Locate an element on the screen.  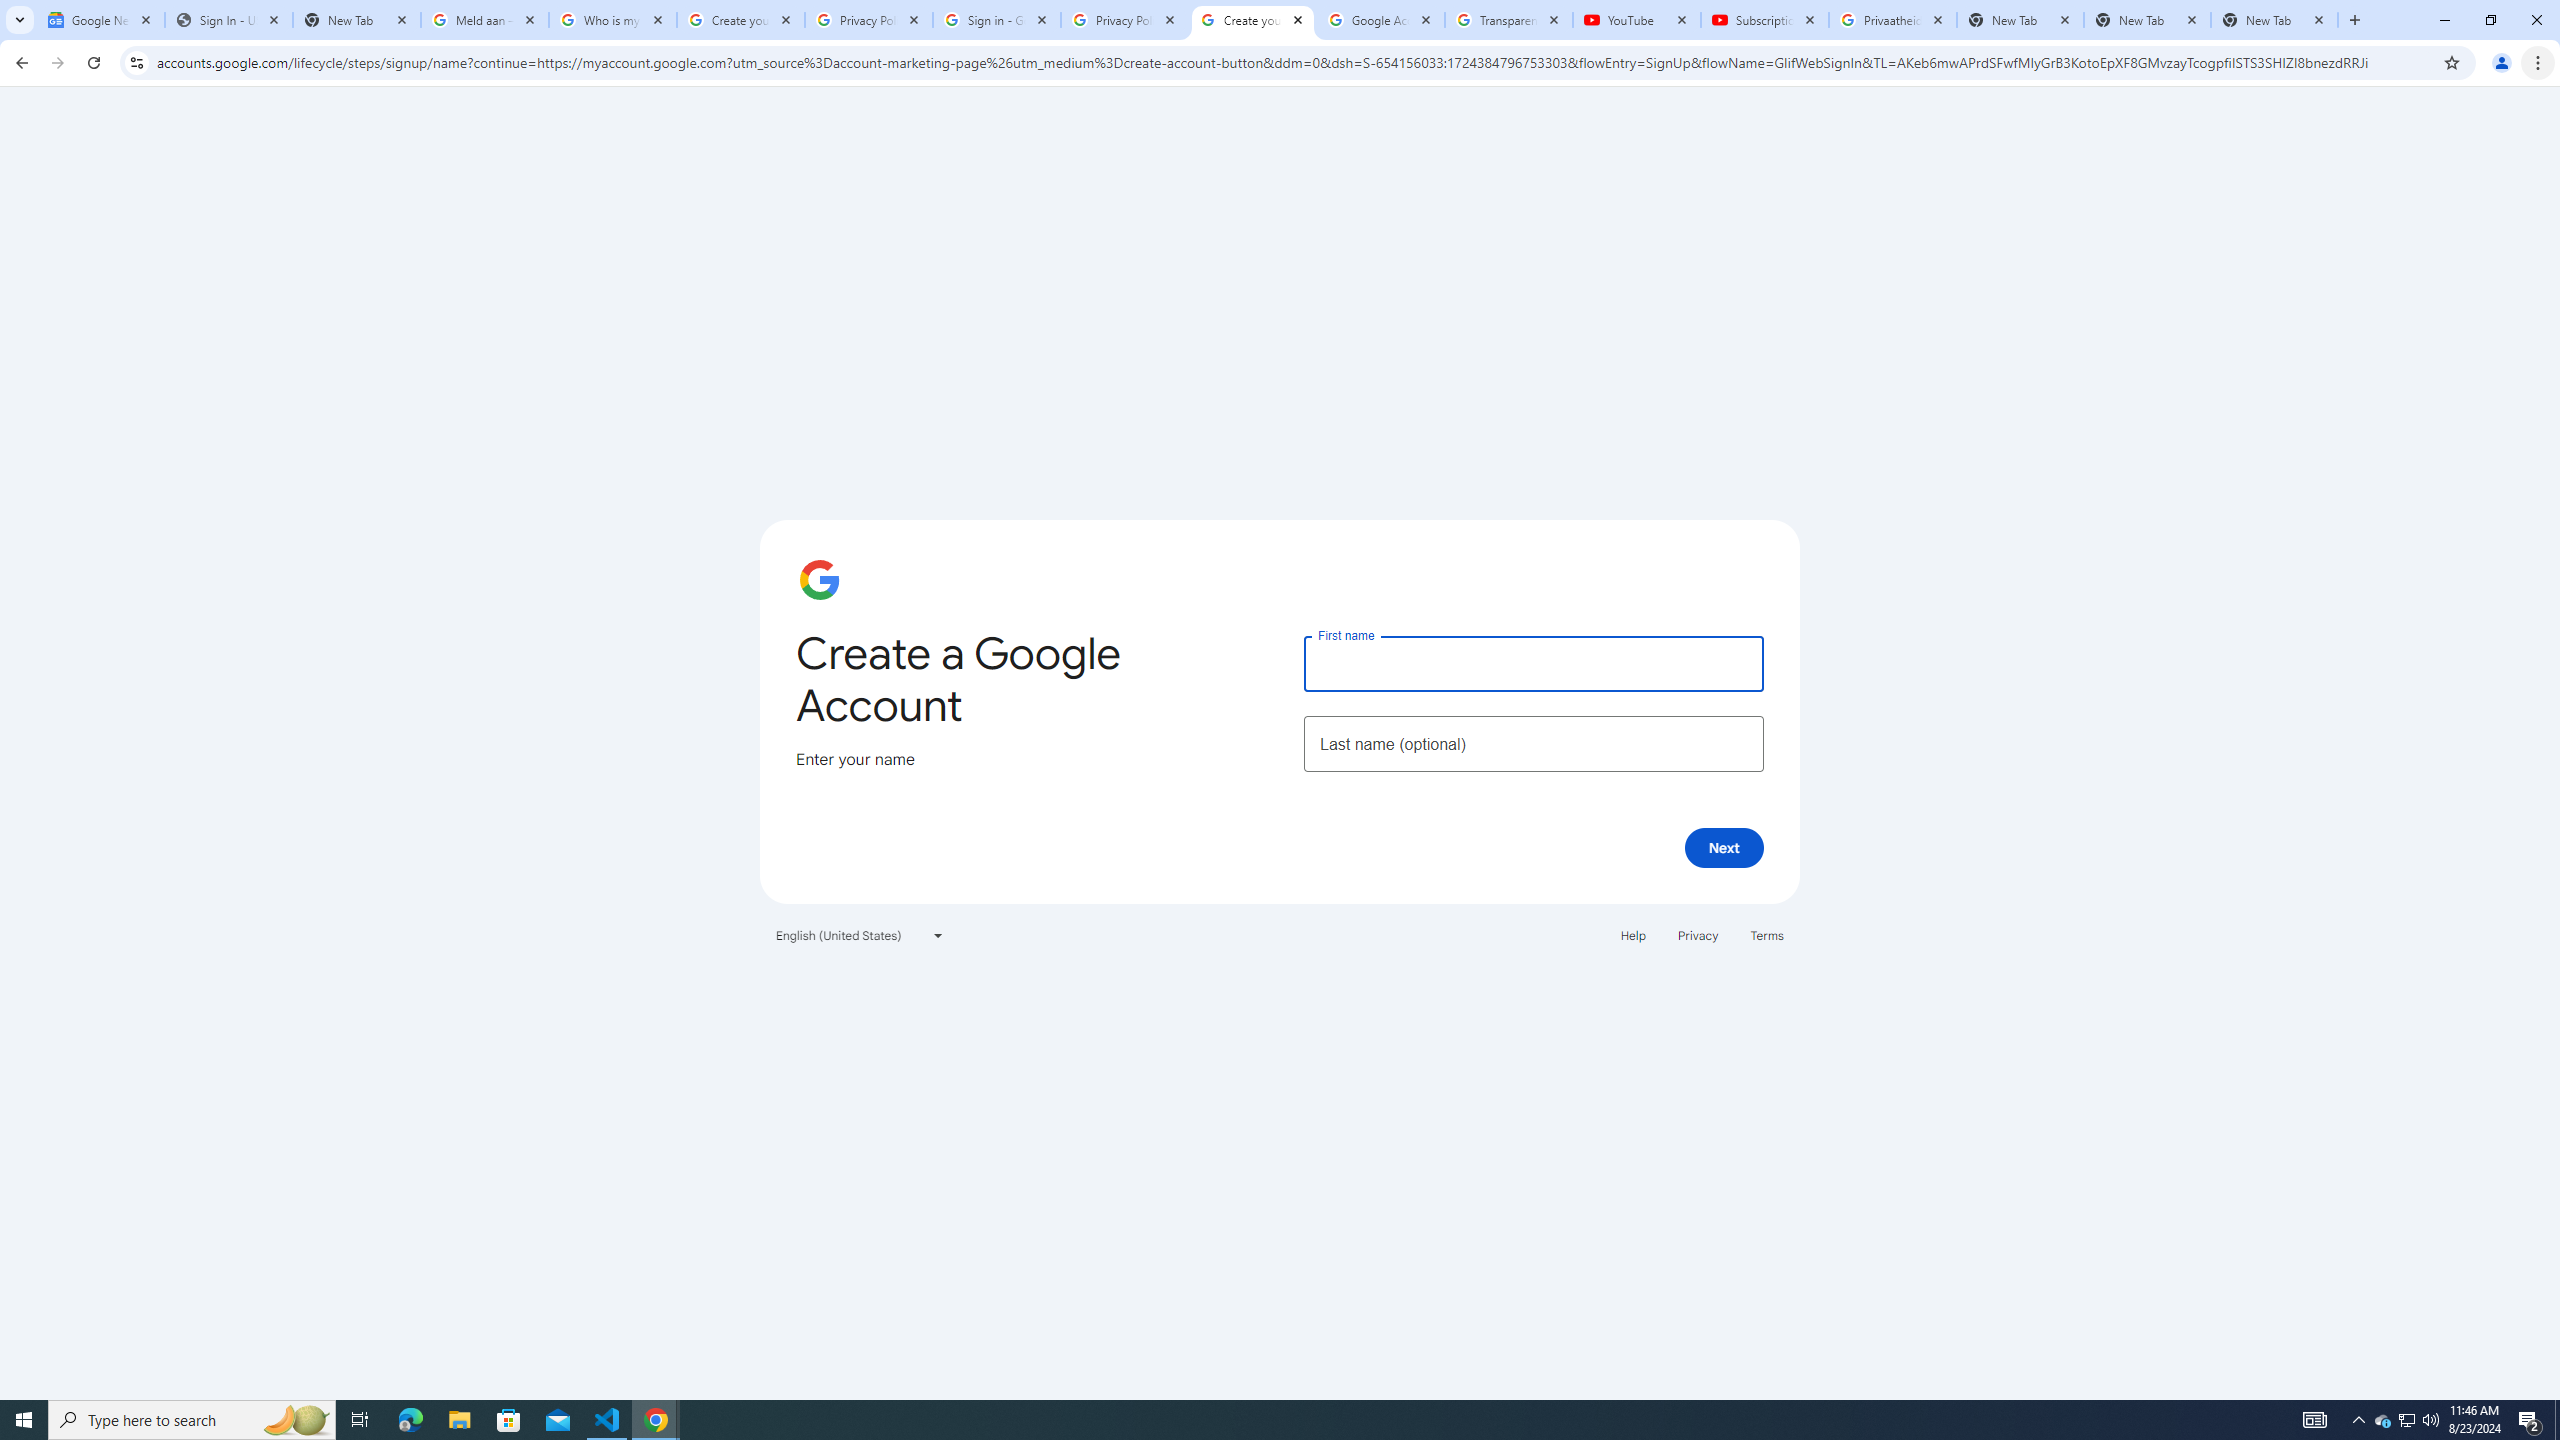
'First name' is located at coordinates (1532, 662).